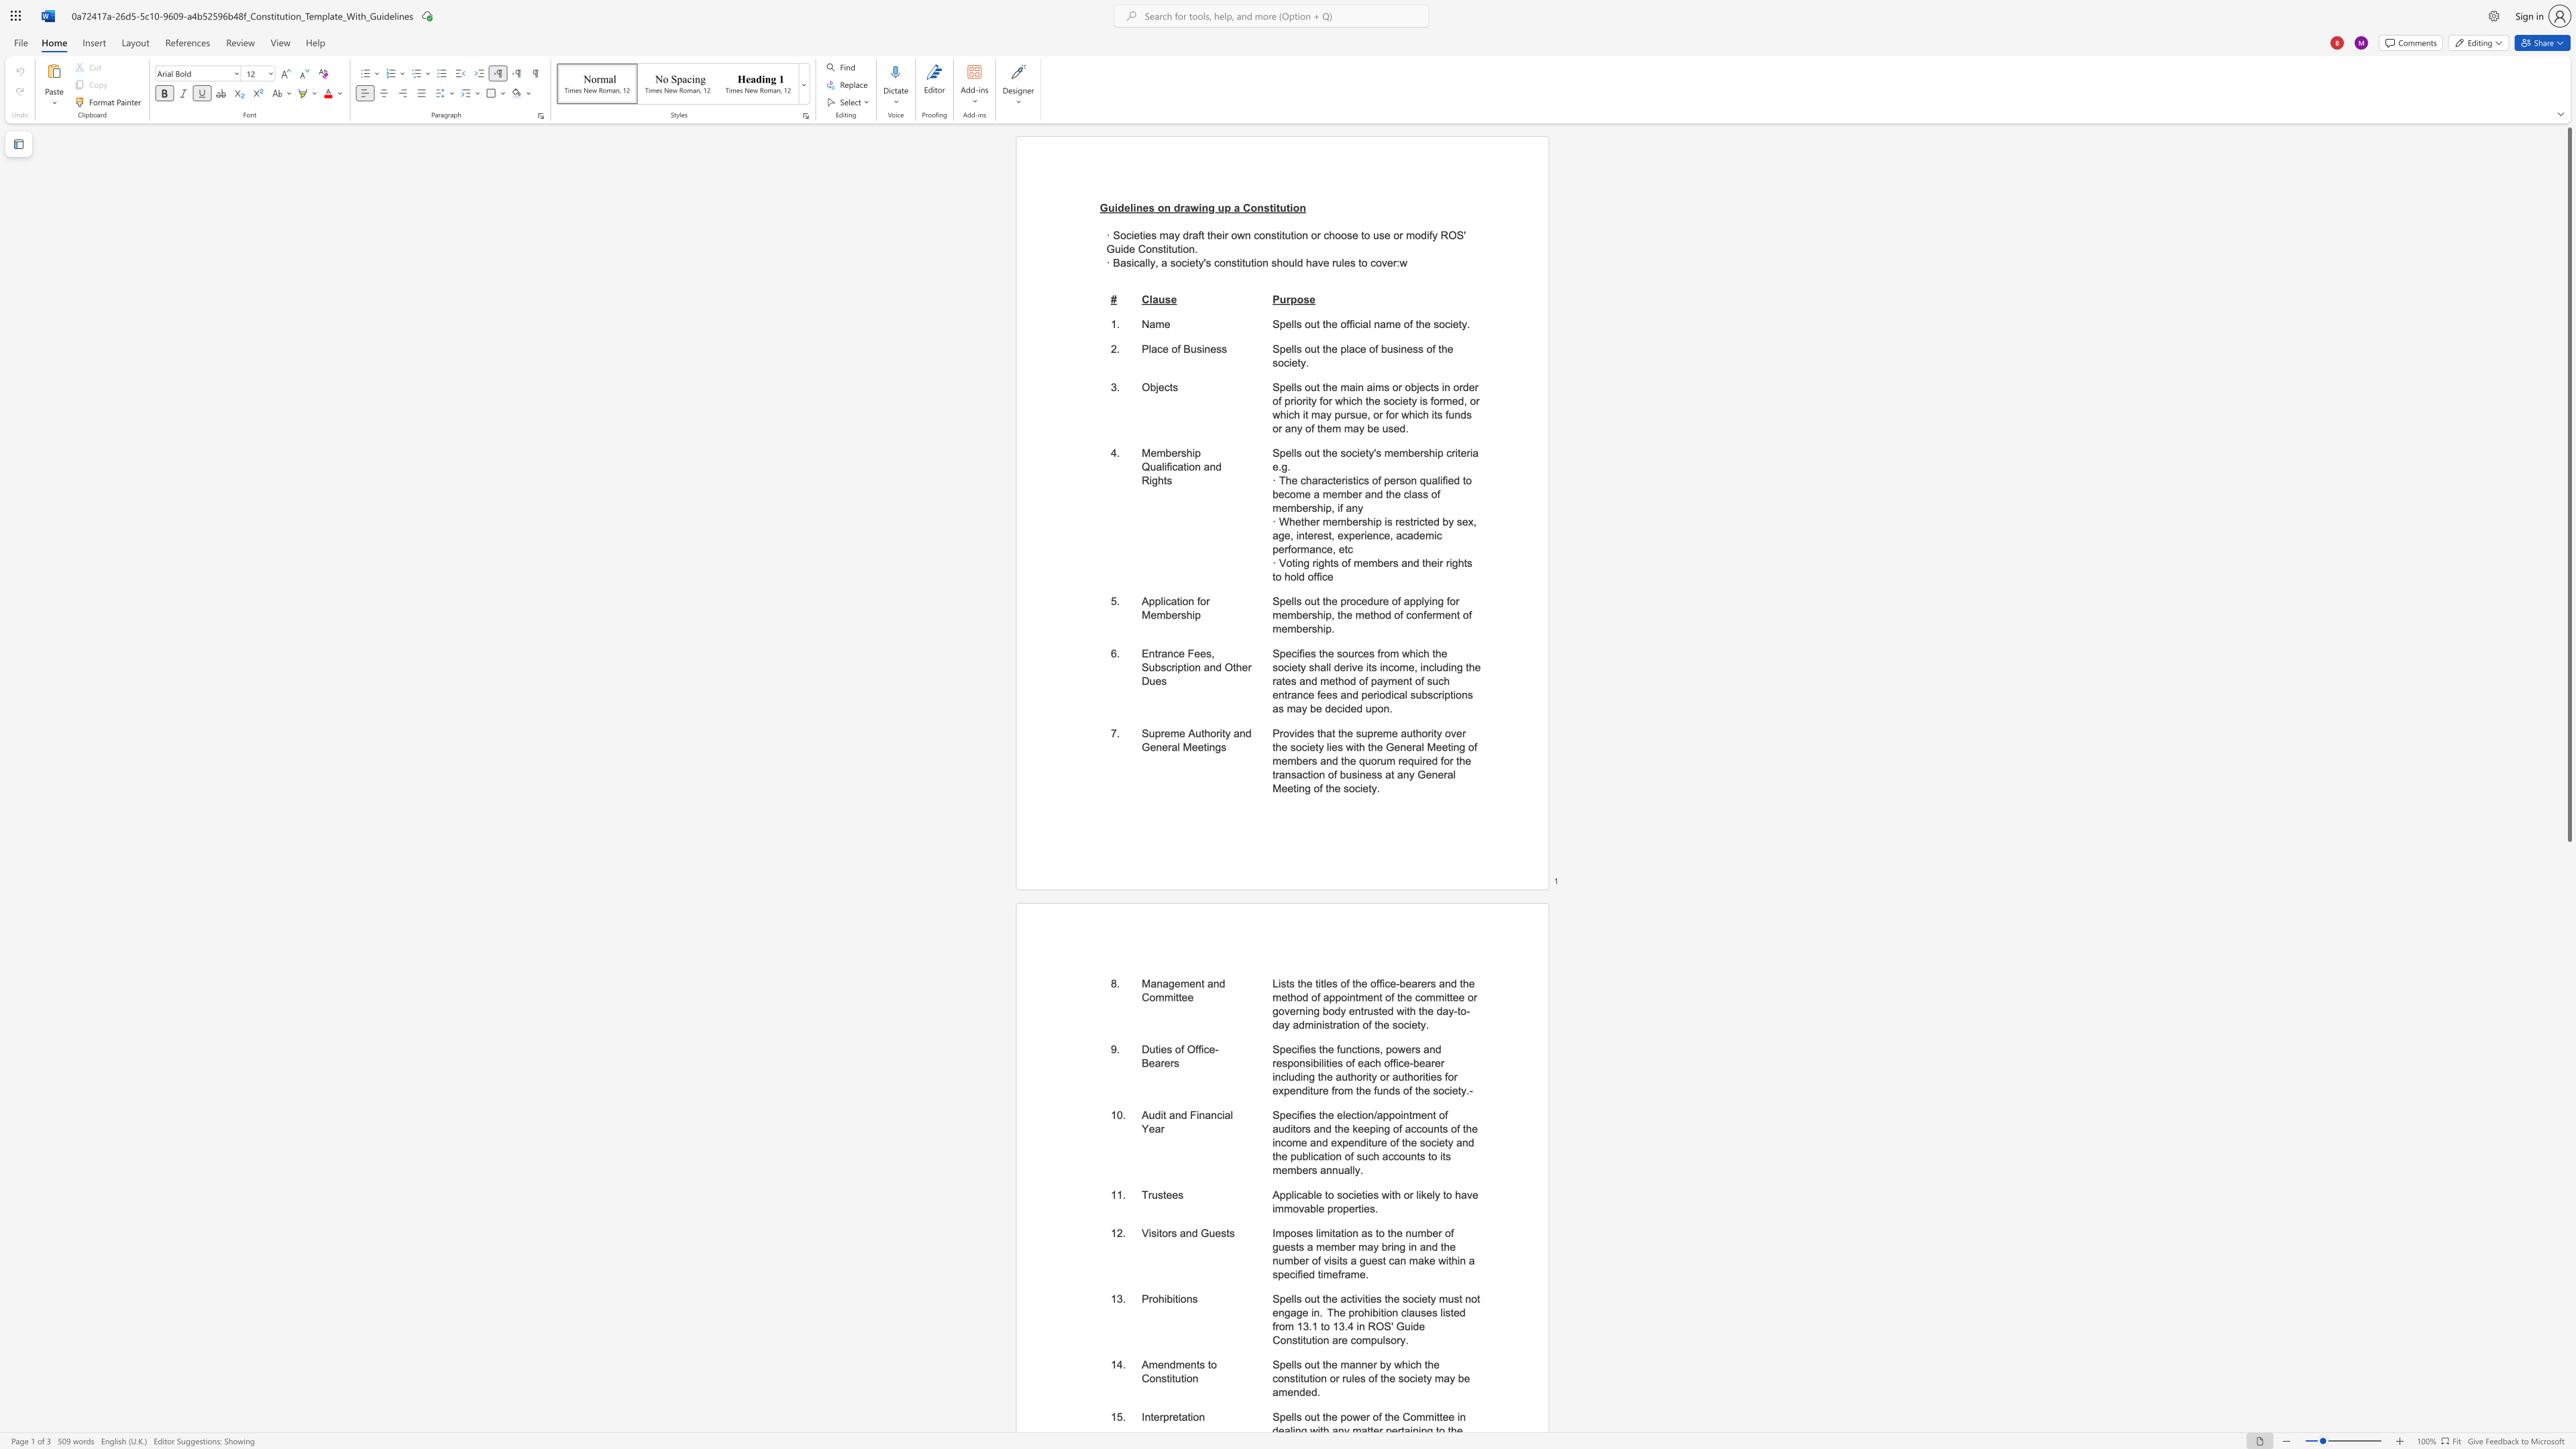 Image resolution: width=2576 pixels, height=1449 pixels. What do you see at coordinates (2568, 1174) in the screenshot?
I see `the page's right scrollbar for downward movement` at bounding box center [2568, 1174].